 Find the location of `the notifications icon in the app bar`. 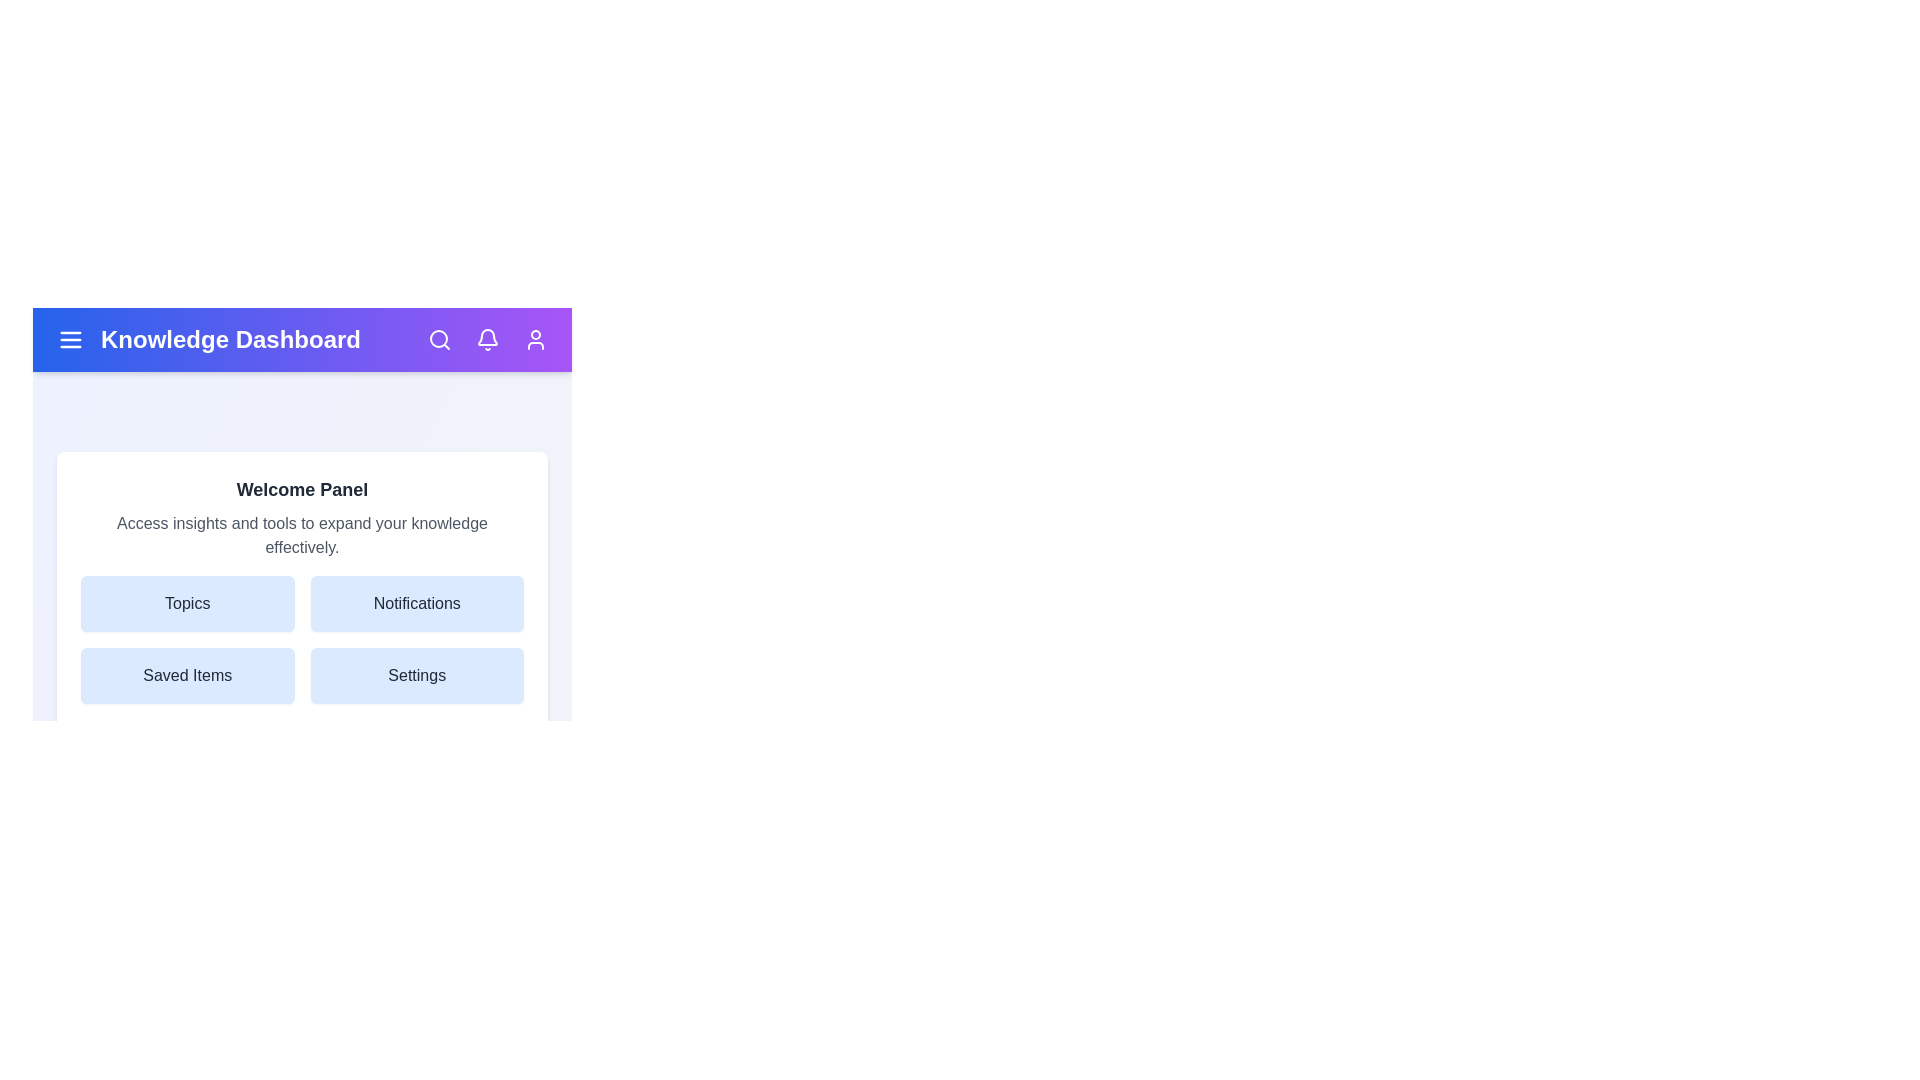

the notifications icon in the app bar is located at coordinates (488, 338).